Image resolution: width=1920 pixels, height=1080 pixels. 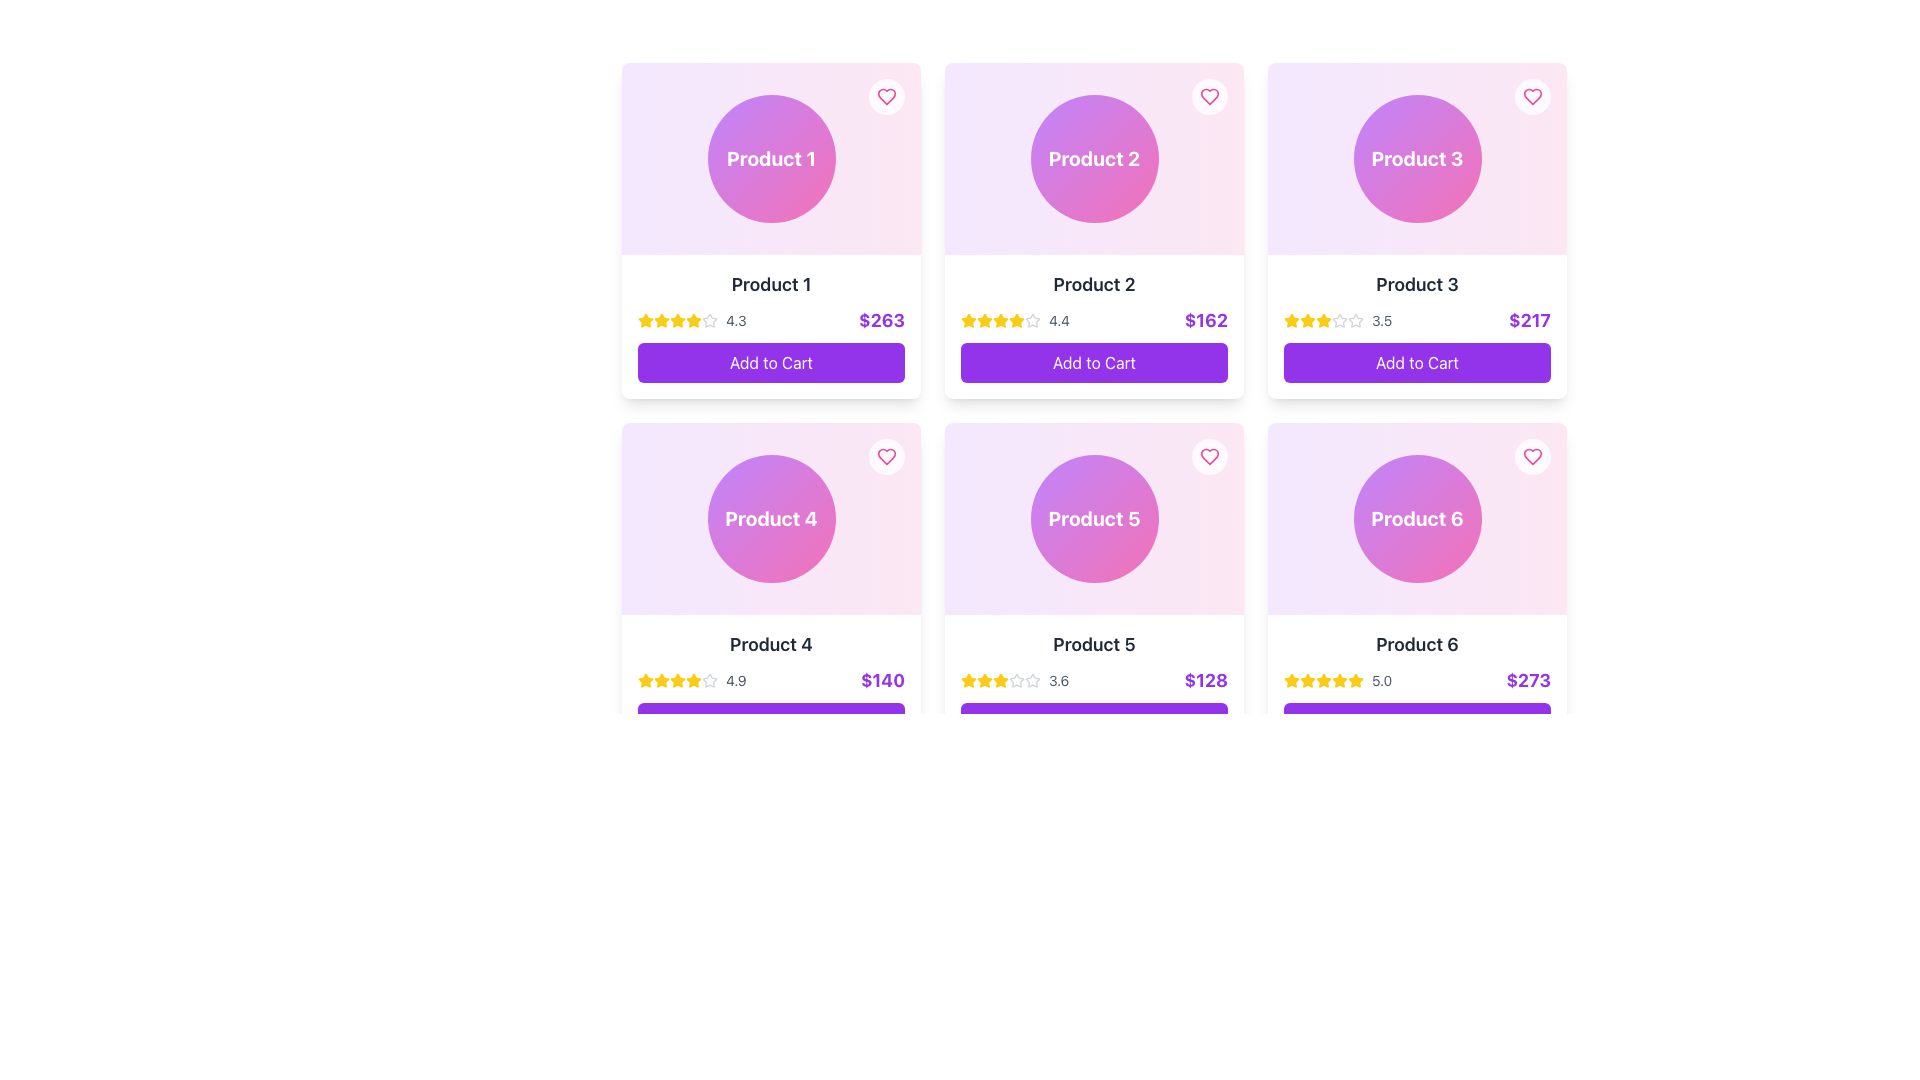 What do you see at coordinates (969, 680) in the screenshot?
I see `the first star icon in the rating area of the 'Product 5' card, located in the second row, second column of the grid layout, which visually represents a portion of a rating score` at bounding box center [969, 680].